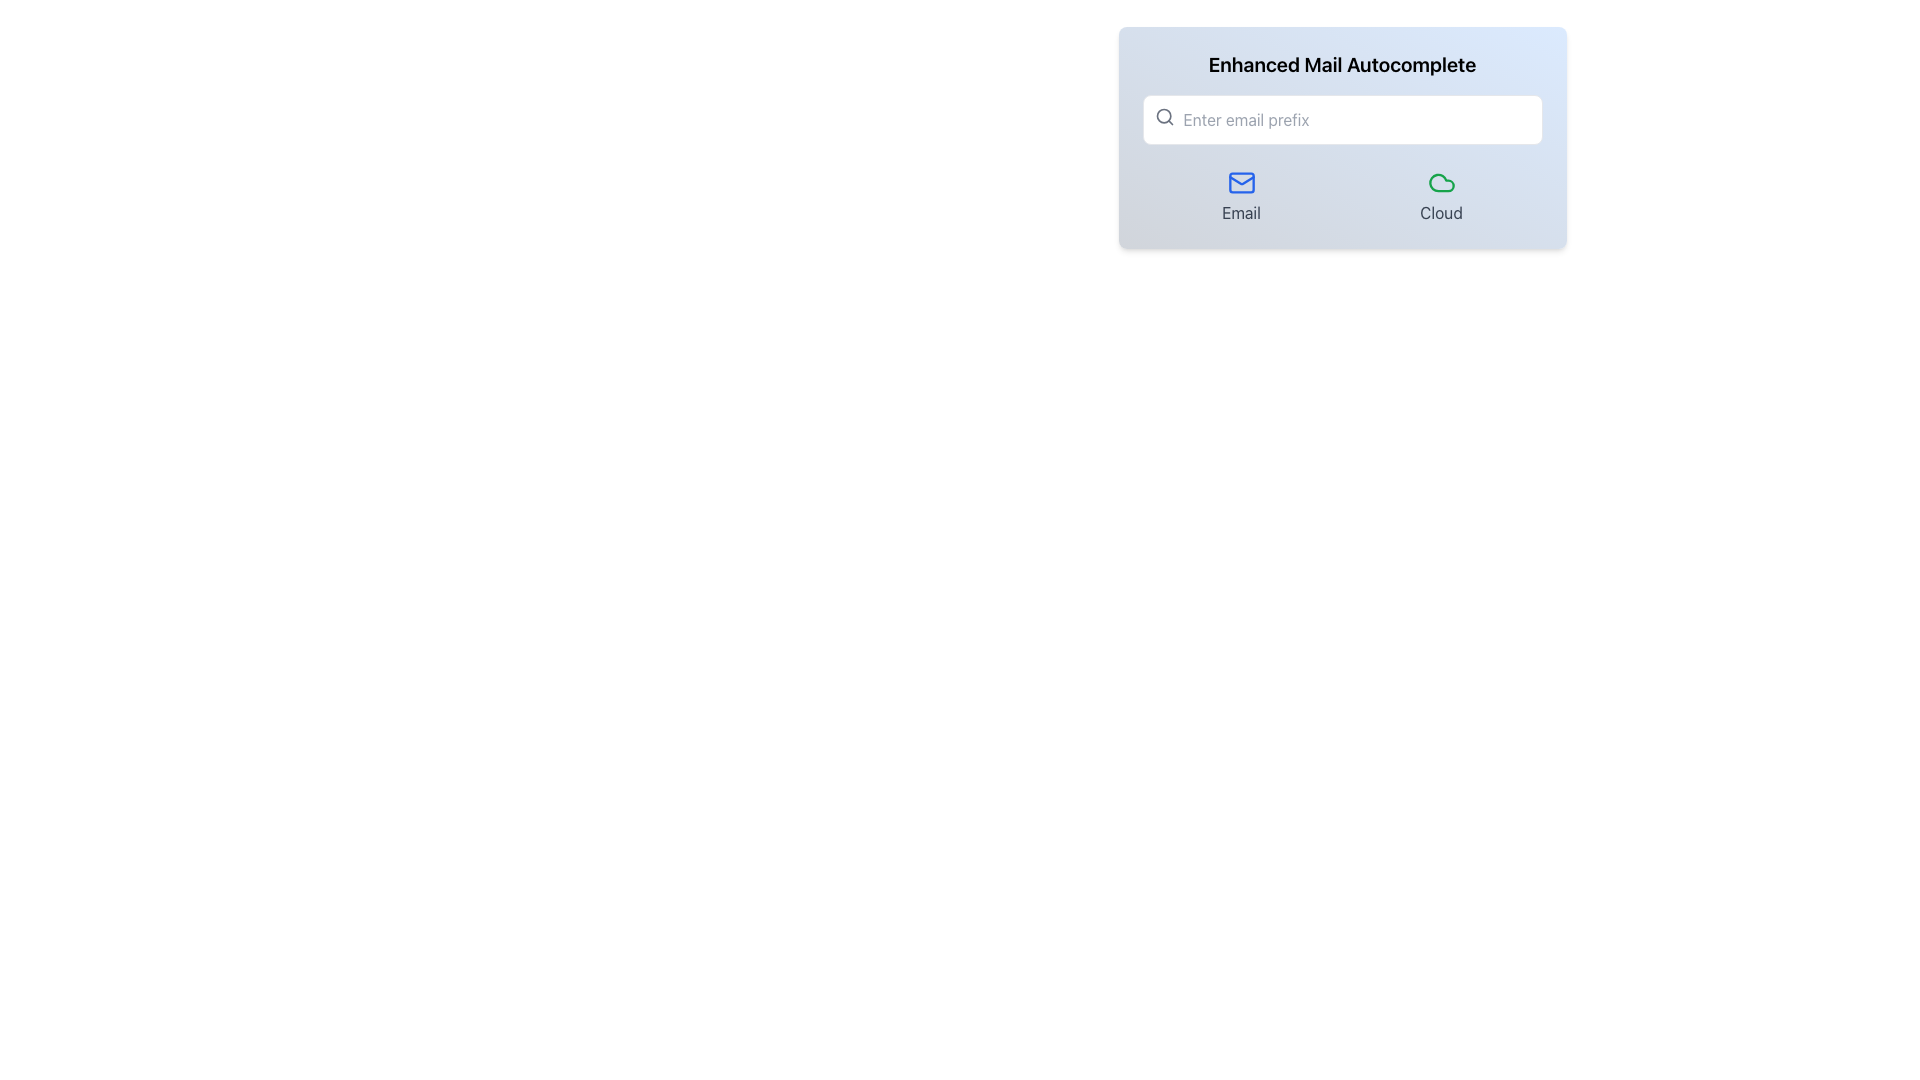 Image resolution: width=1920 pixels, height=1080 pixels. Describe the element at coordinates (1441, 196) in the screenshot. I see `the second selectable option labeled with a 'Cloud' icon and text, located to the right of the 'Email' option` at that location.